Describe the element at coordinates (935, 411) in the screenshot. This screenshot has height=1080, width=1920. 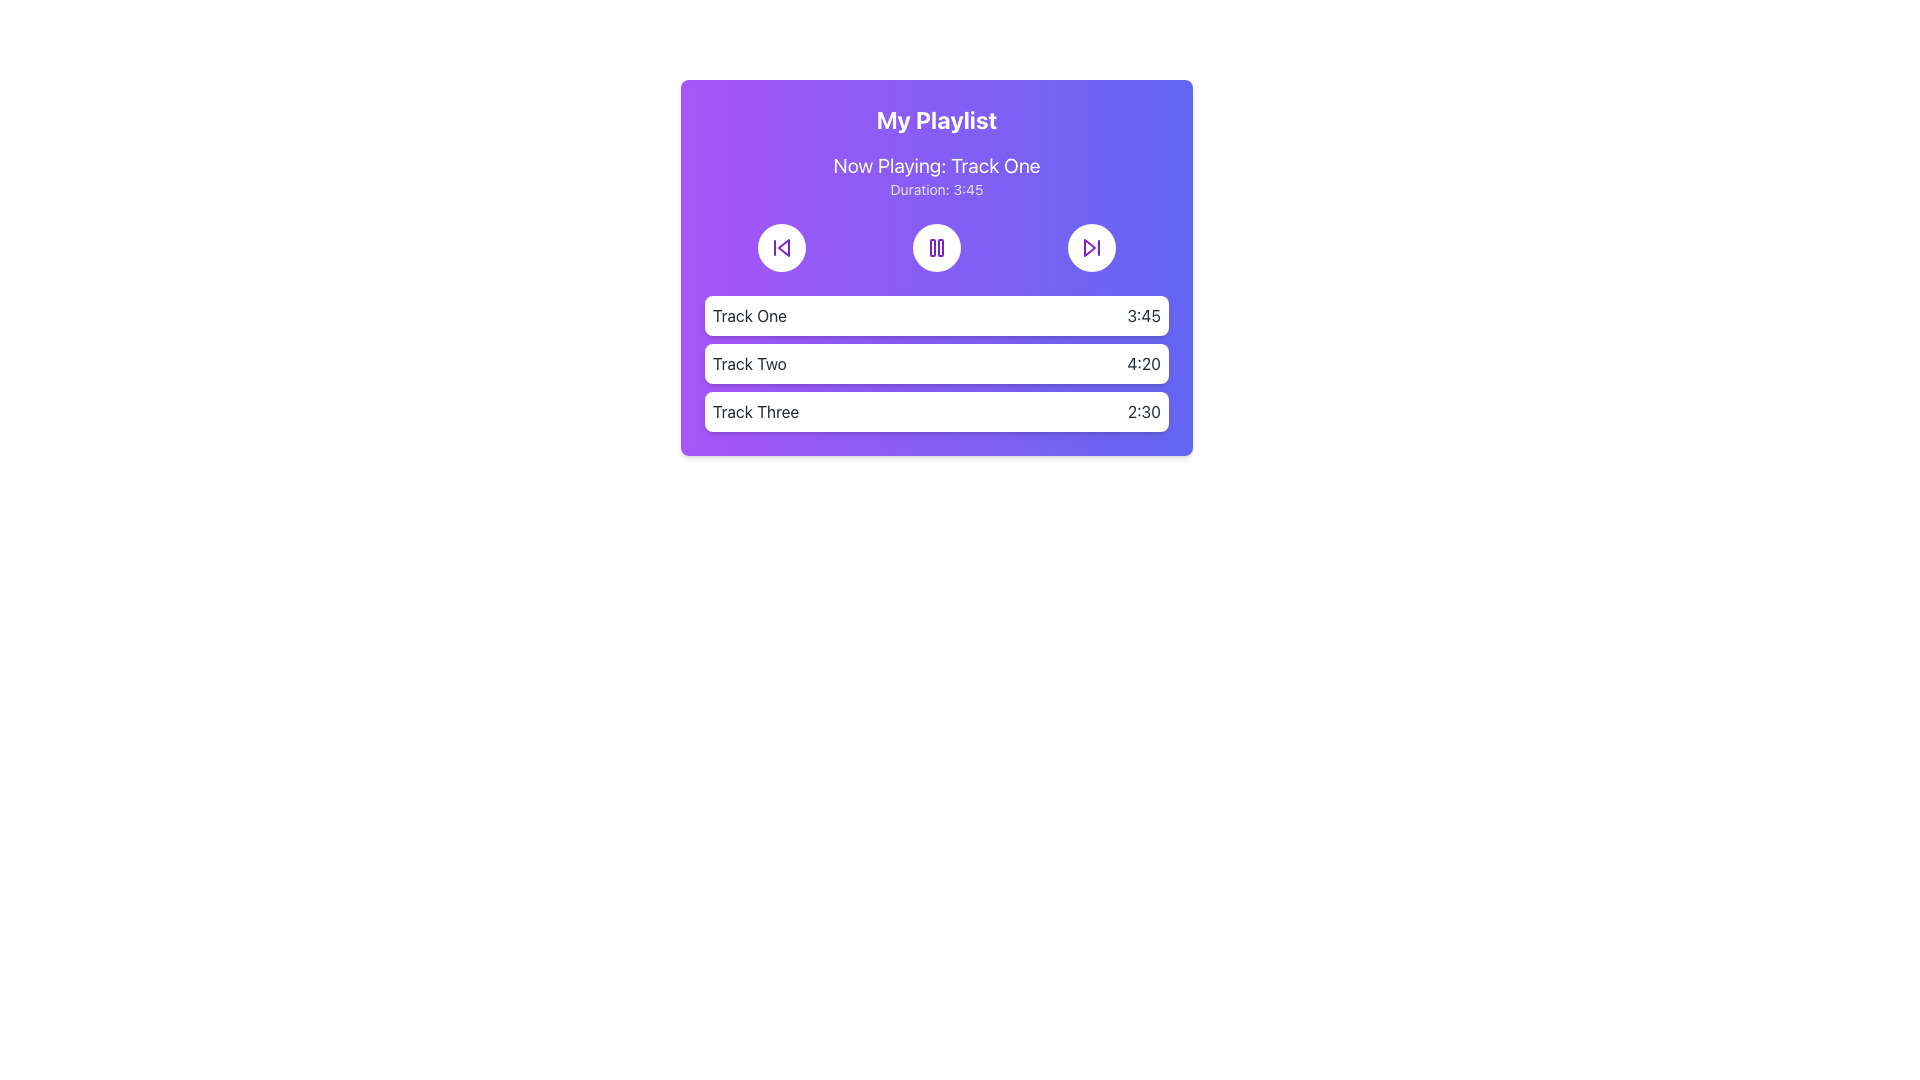
I see `the third track item in the playlist labeled 'Track Three' with a duration of '2:30'` at that location.